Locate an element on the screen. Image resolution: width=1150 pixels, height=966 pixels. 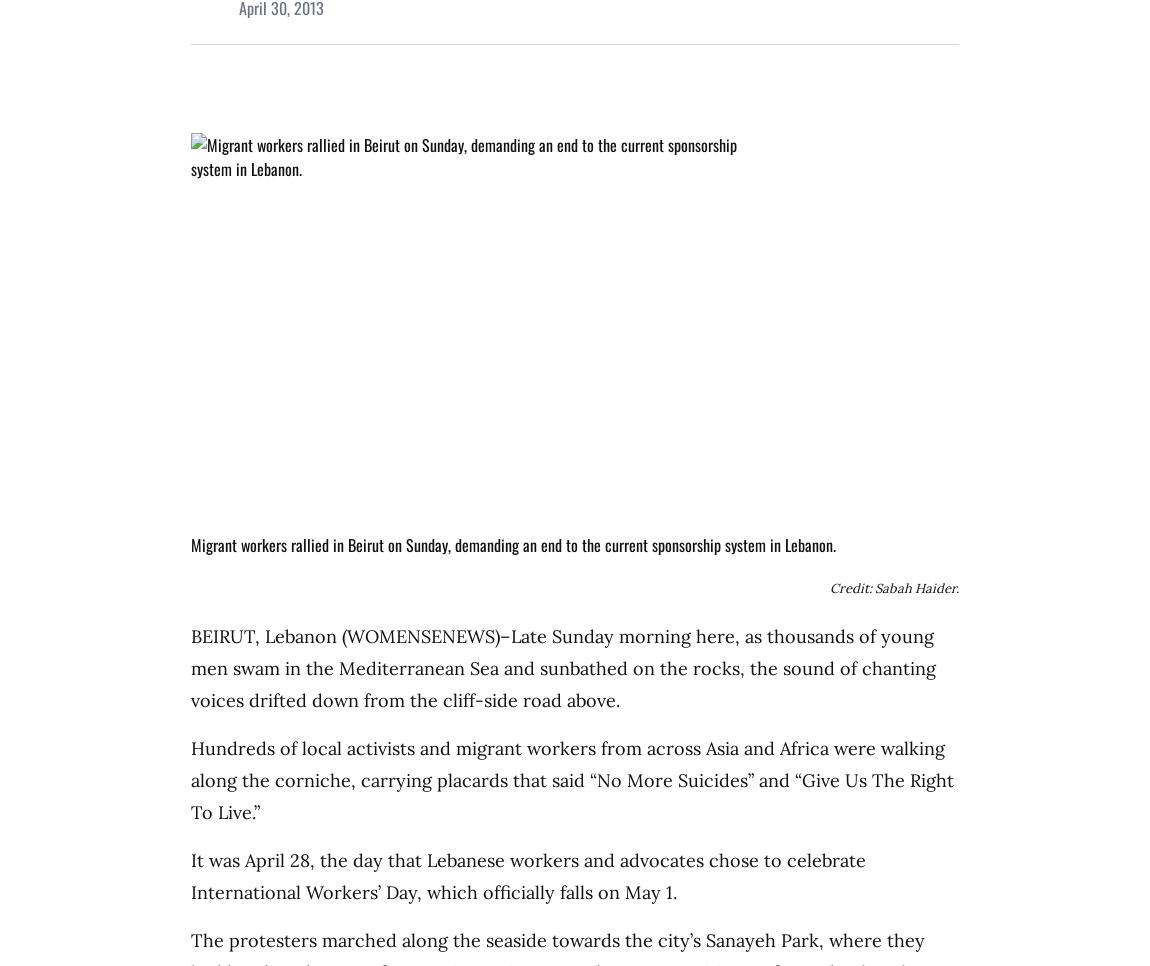
'Asia' is located at coordinates (721, 748).